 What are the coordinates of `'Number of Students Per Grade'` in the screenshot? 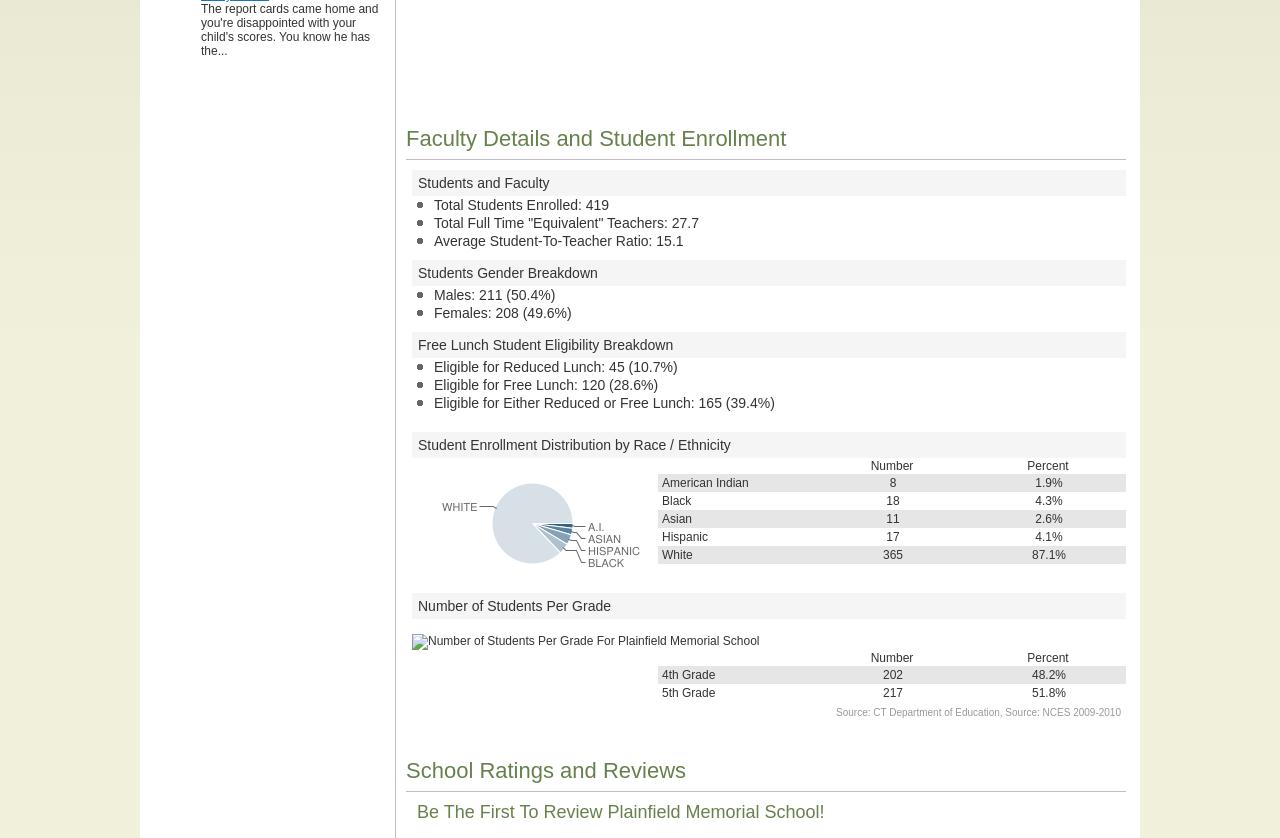 It's located at (514, 606).